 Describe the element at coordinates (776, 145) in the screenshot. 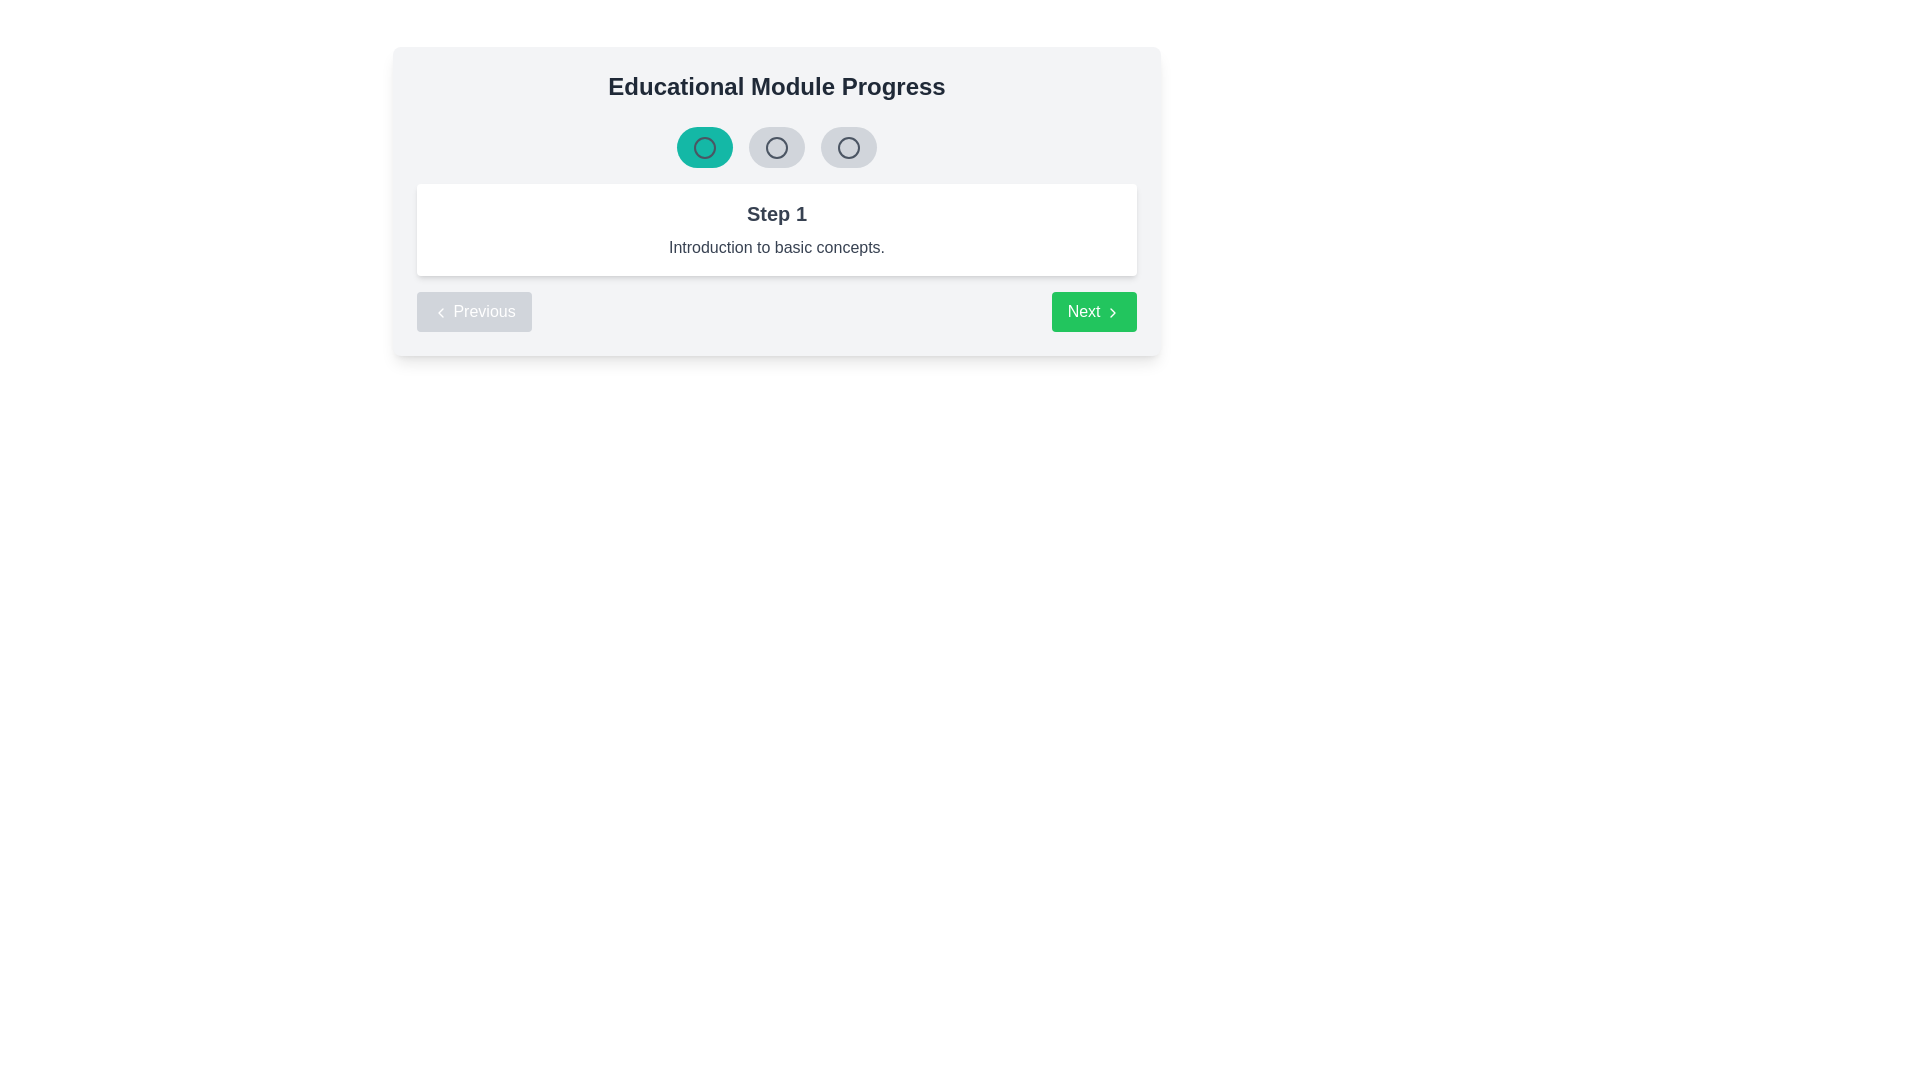

I see `the second circular progress indicator icon in the 'Educational Module Progress' section to indicate the current or specific step` at that location.